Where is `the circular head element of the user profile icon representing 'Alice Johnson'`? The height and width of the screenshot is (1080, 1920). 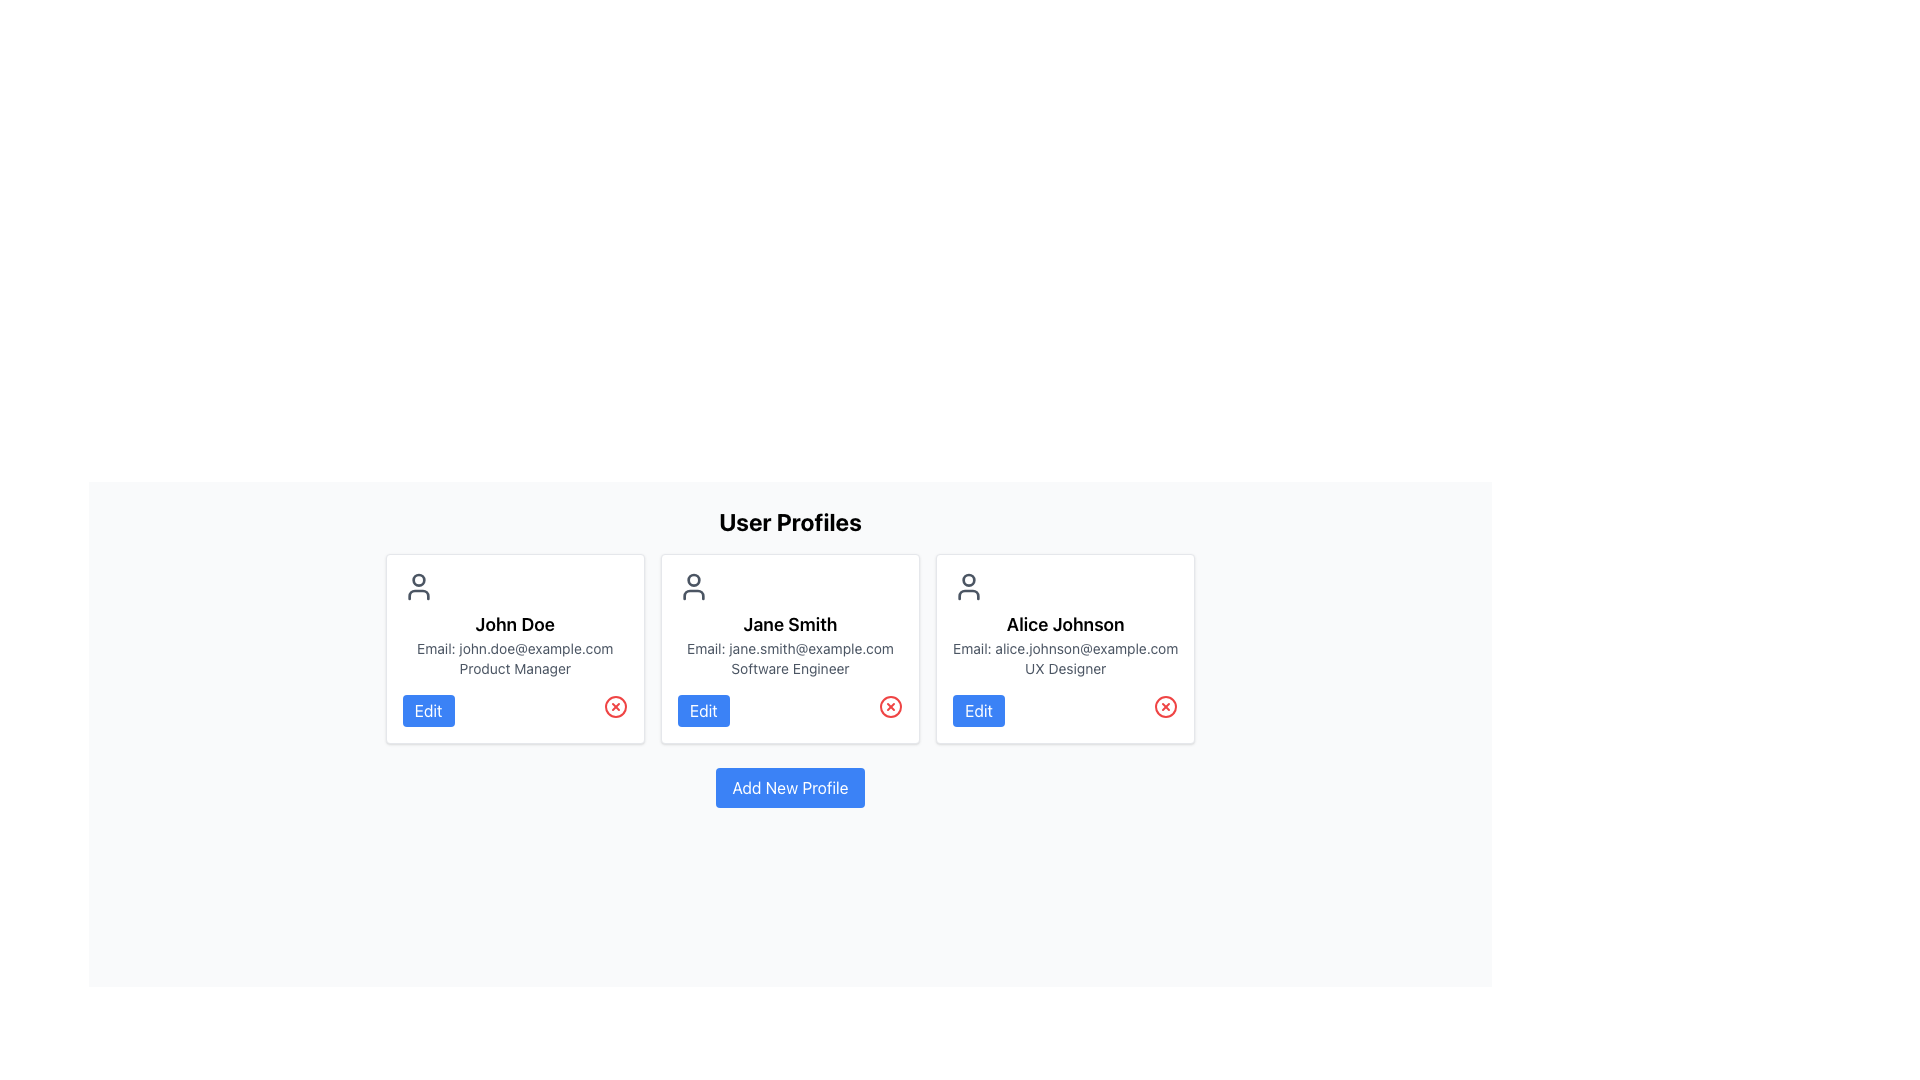
the circular head element of the user profile icon representing 'Alice Johnson' is located at coordinates (969, 580).